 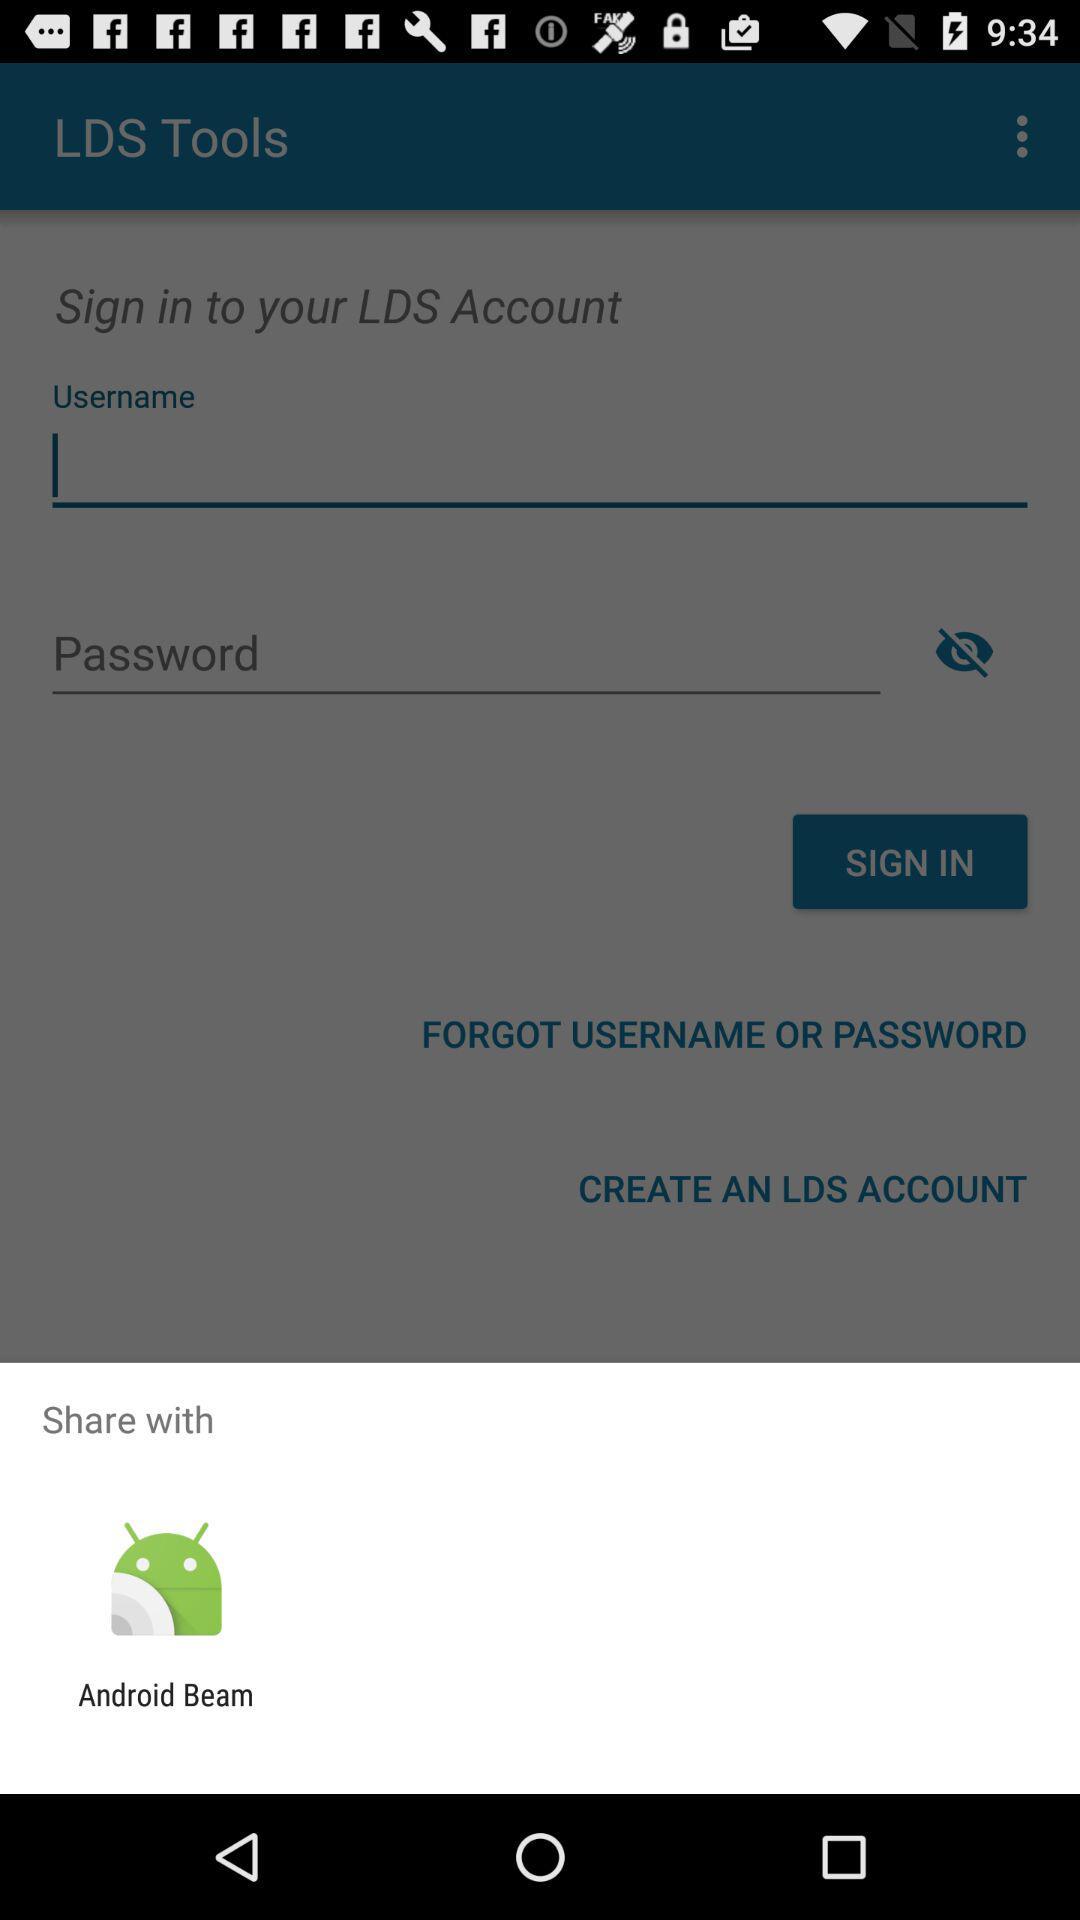 What do you see at coordinates (165, 1579) in the screenshot?
I see `icon above the android beam` at bounding box center [165, 1579].